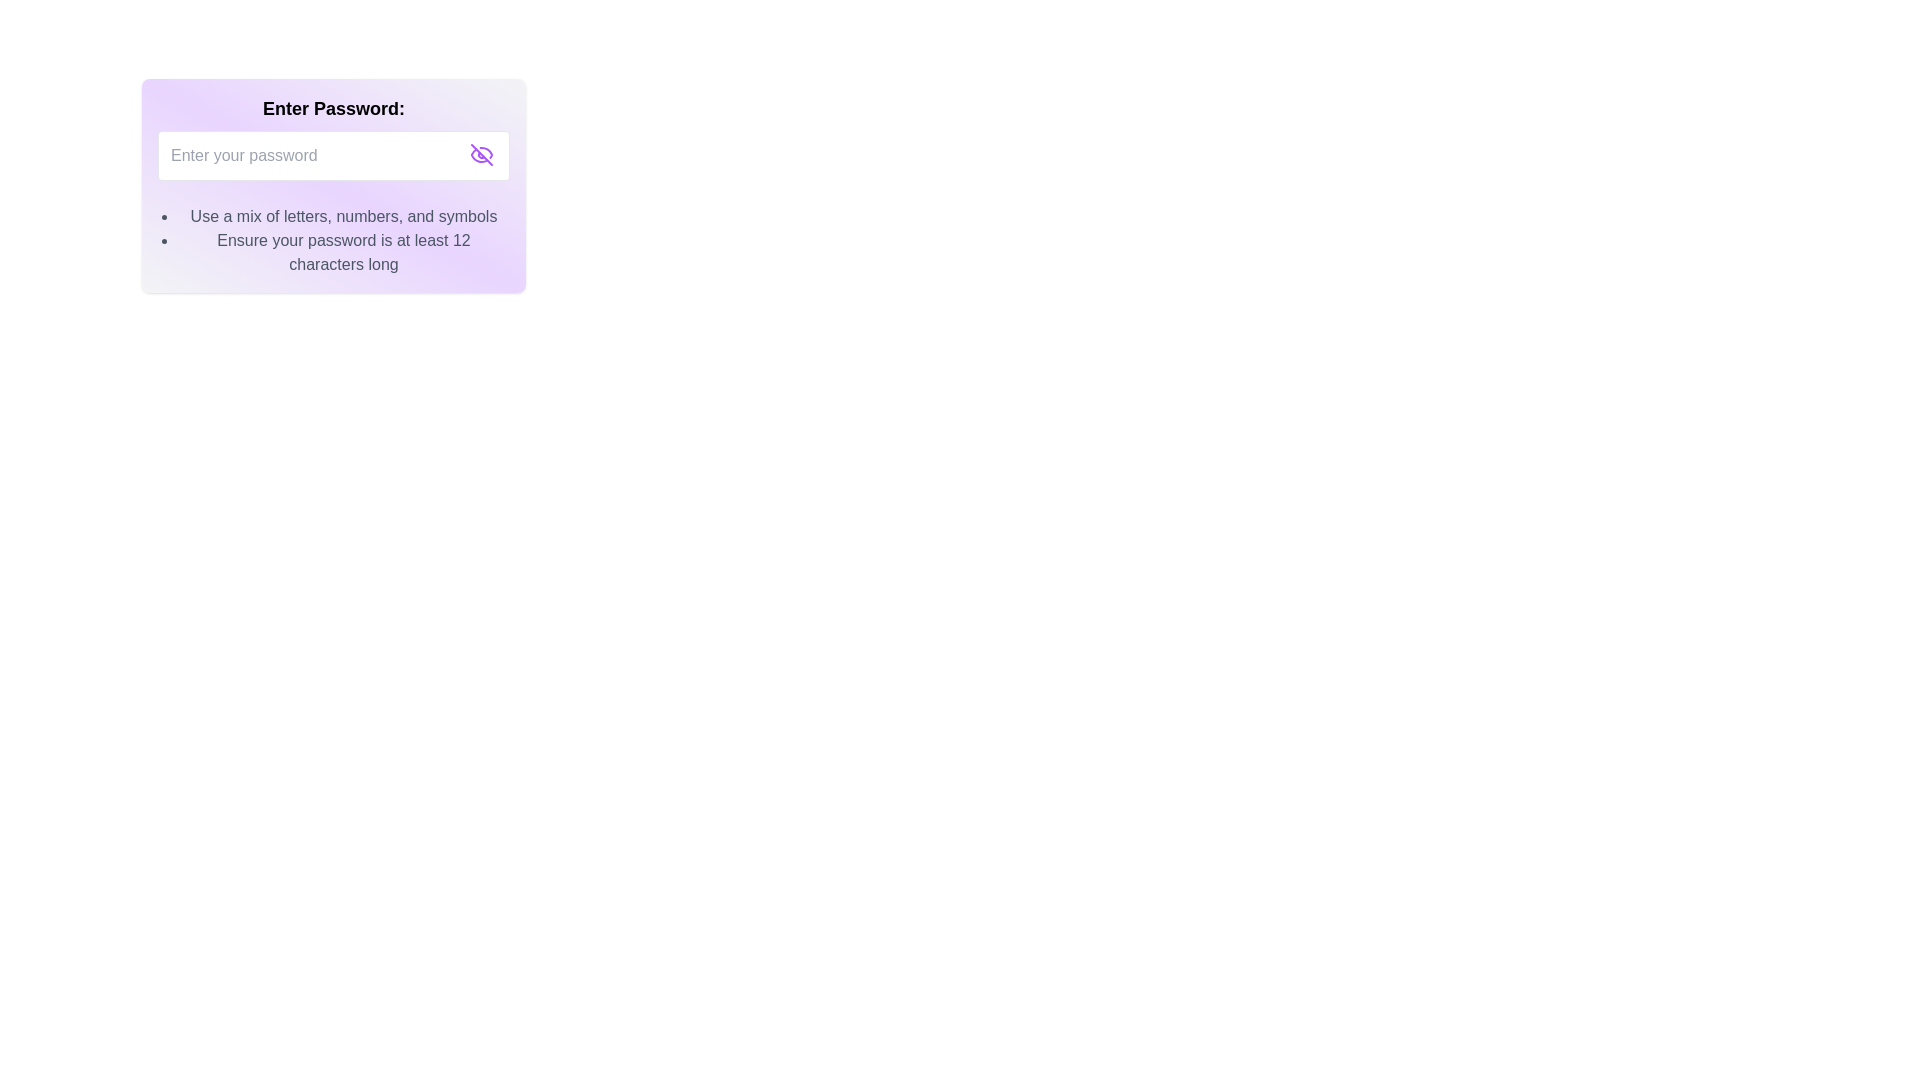 Image resolution: width=1920 pixels, height=1080 pixels. What do you see at coordinates (481, 153) in the screenshot?
I see `the minimalistic icon with a diagonal line indicating password visibility toggle, located in the top-right corner of the password input field` at bounding box center [481, 153].